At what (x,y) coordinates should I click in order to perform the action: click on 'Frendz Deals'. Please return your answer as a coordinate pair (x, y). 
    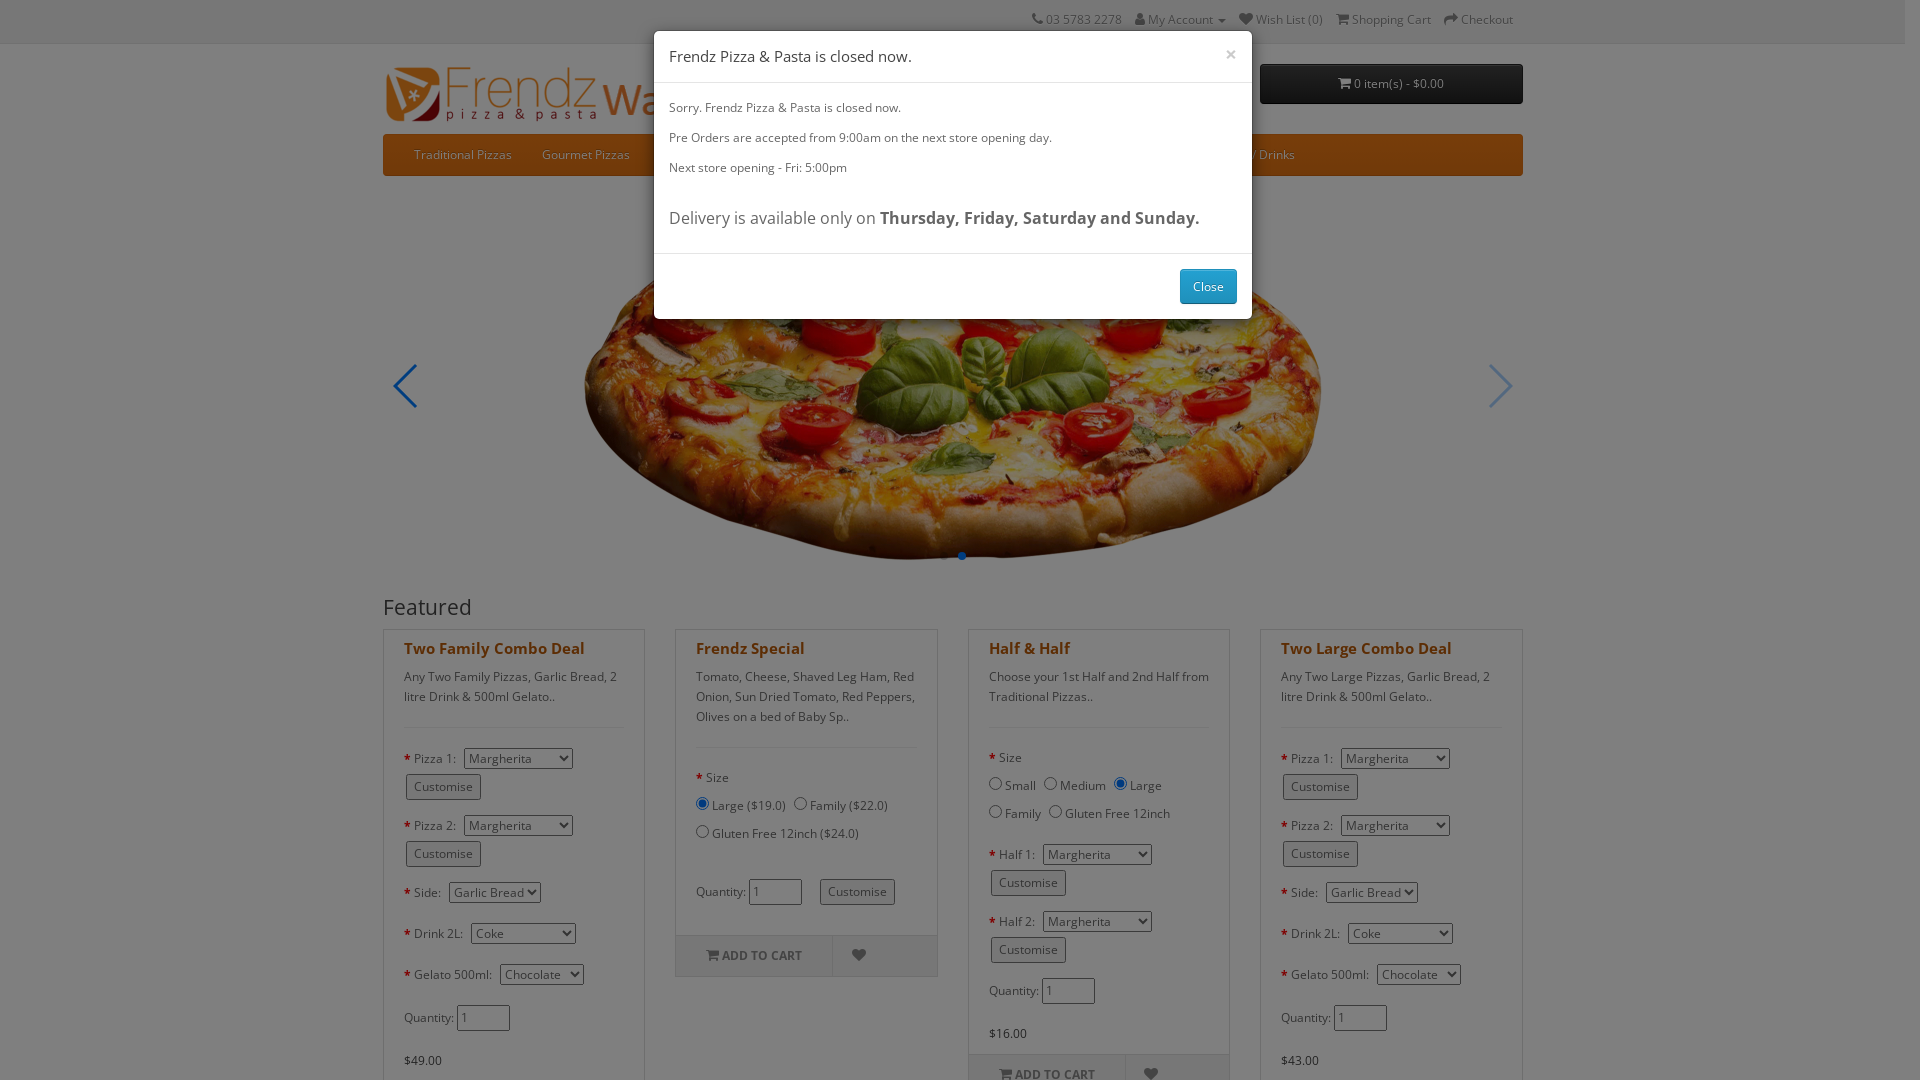
    Looking at the image, I should click on (1070, 153).